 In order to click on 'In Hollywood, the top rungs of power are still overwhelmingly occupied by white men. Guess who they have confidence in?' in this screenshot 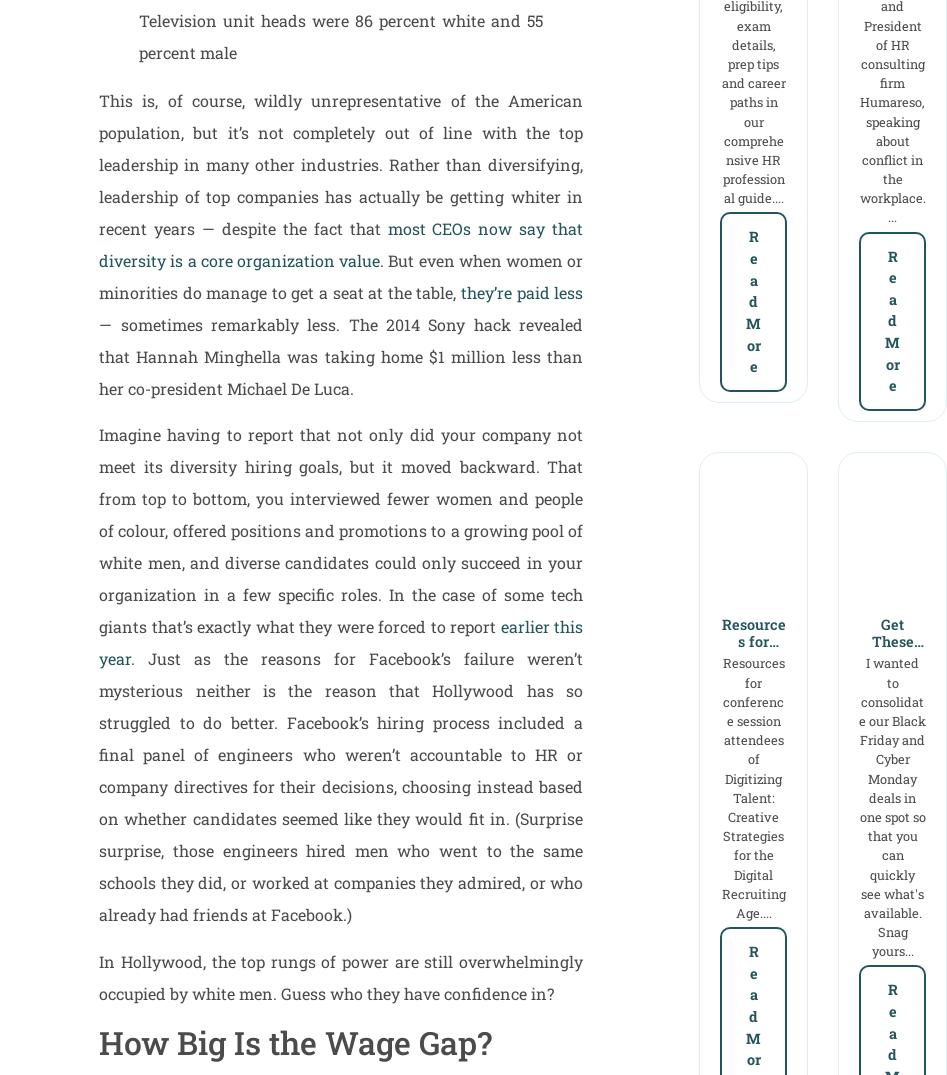, I will do `click(340, 976)`.